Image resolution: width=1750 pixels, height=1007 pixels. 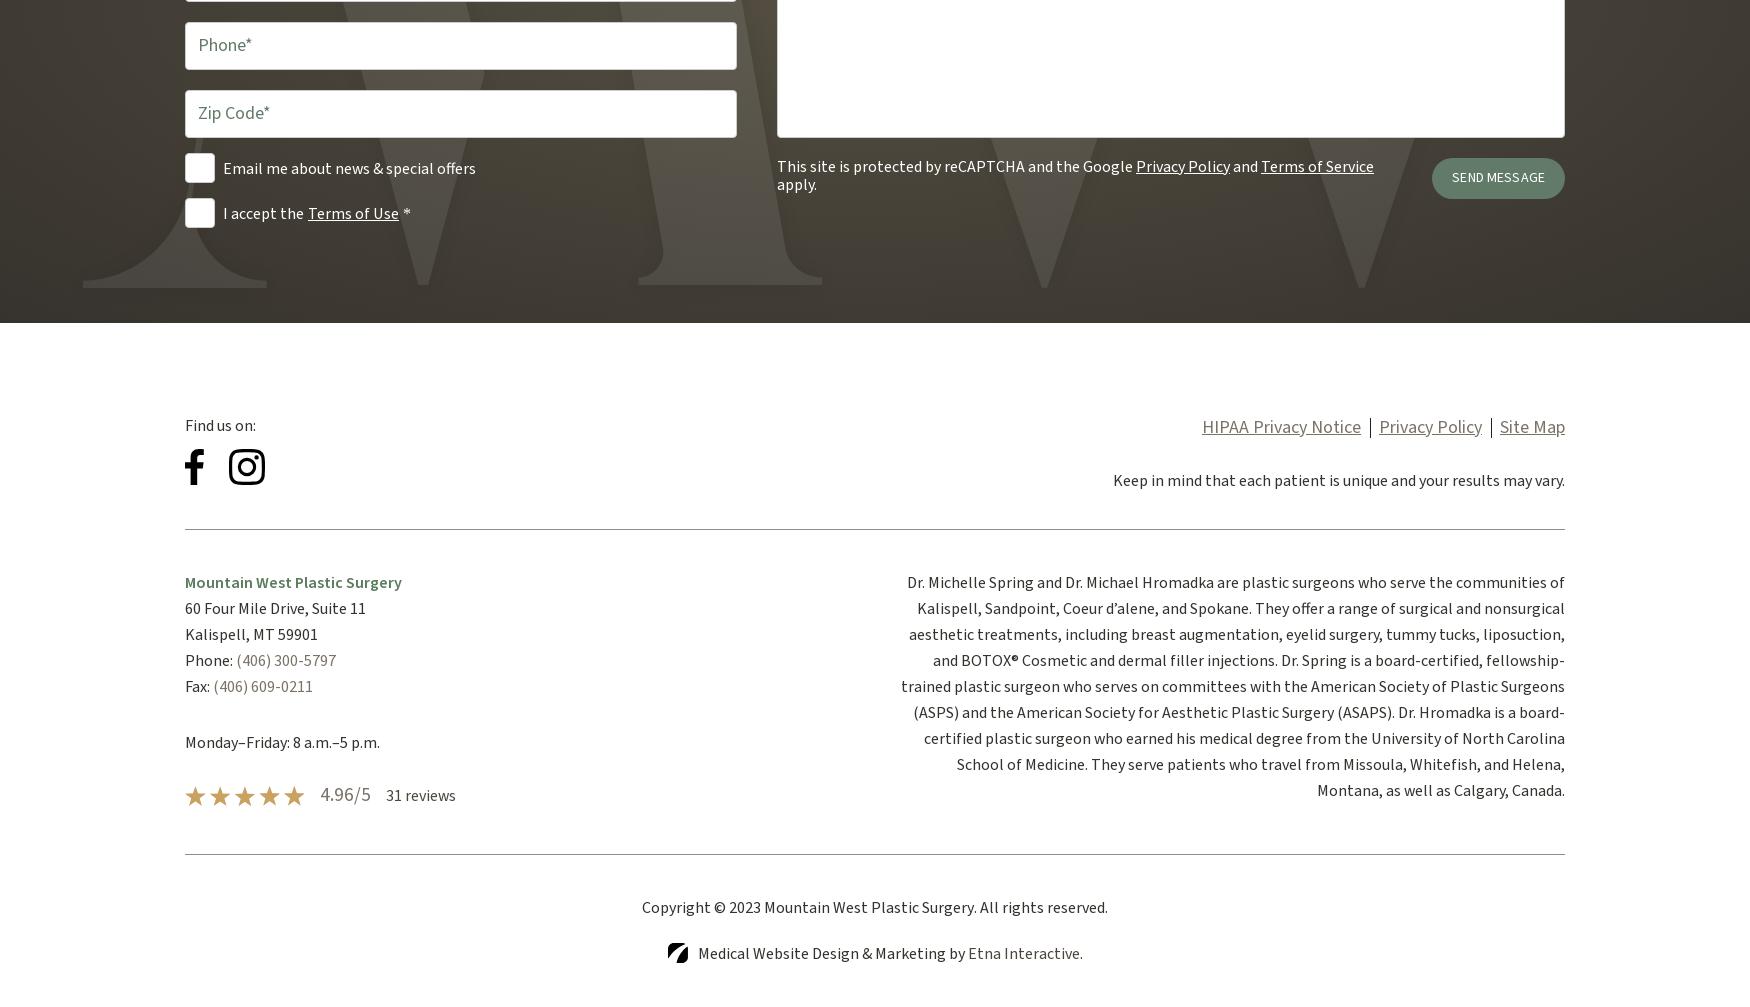 What do you see at coordinates (208, 658) in the screenshot?
I see `'Phone:'` at bounding box center [208, 658].